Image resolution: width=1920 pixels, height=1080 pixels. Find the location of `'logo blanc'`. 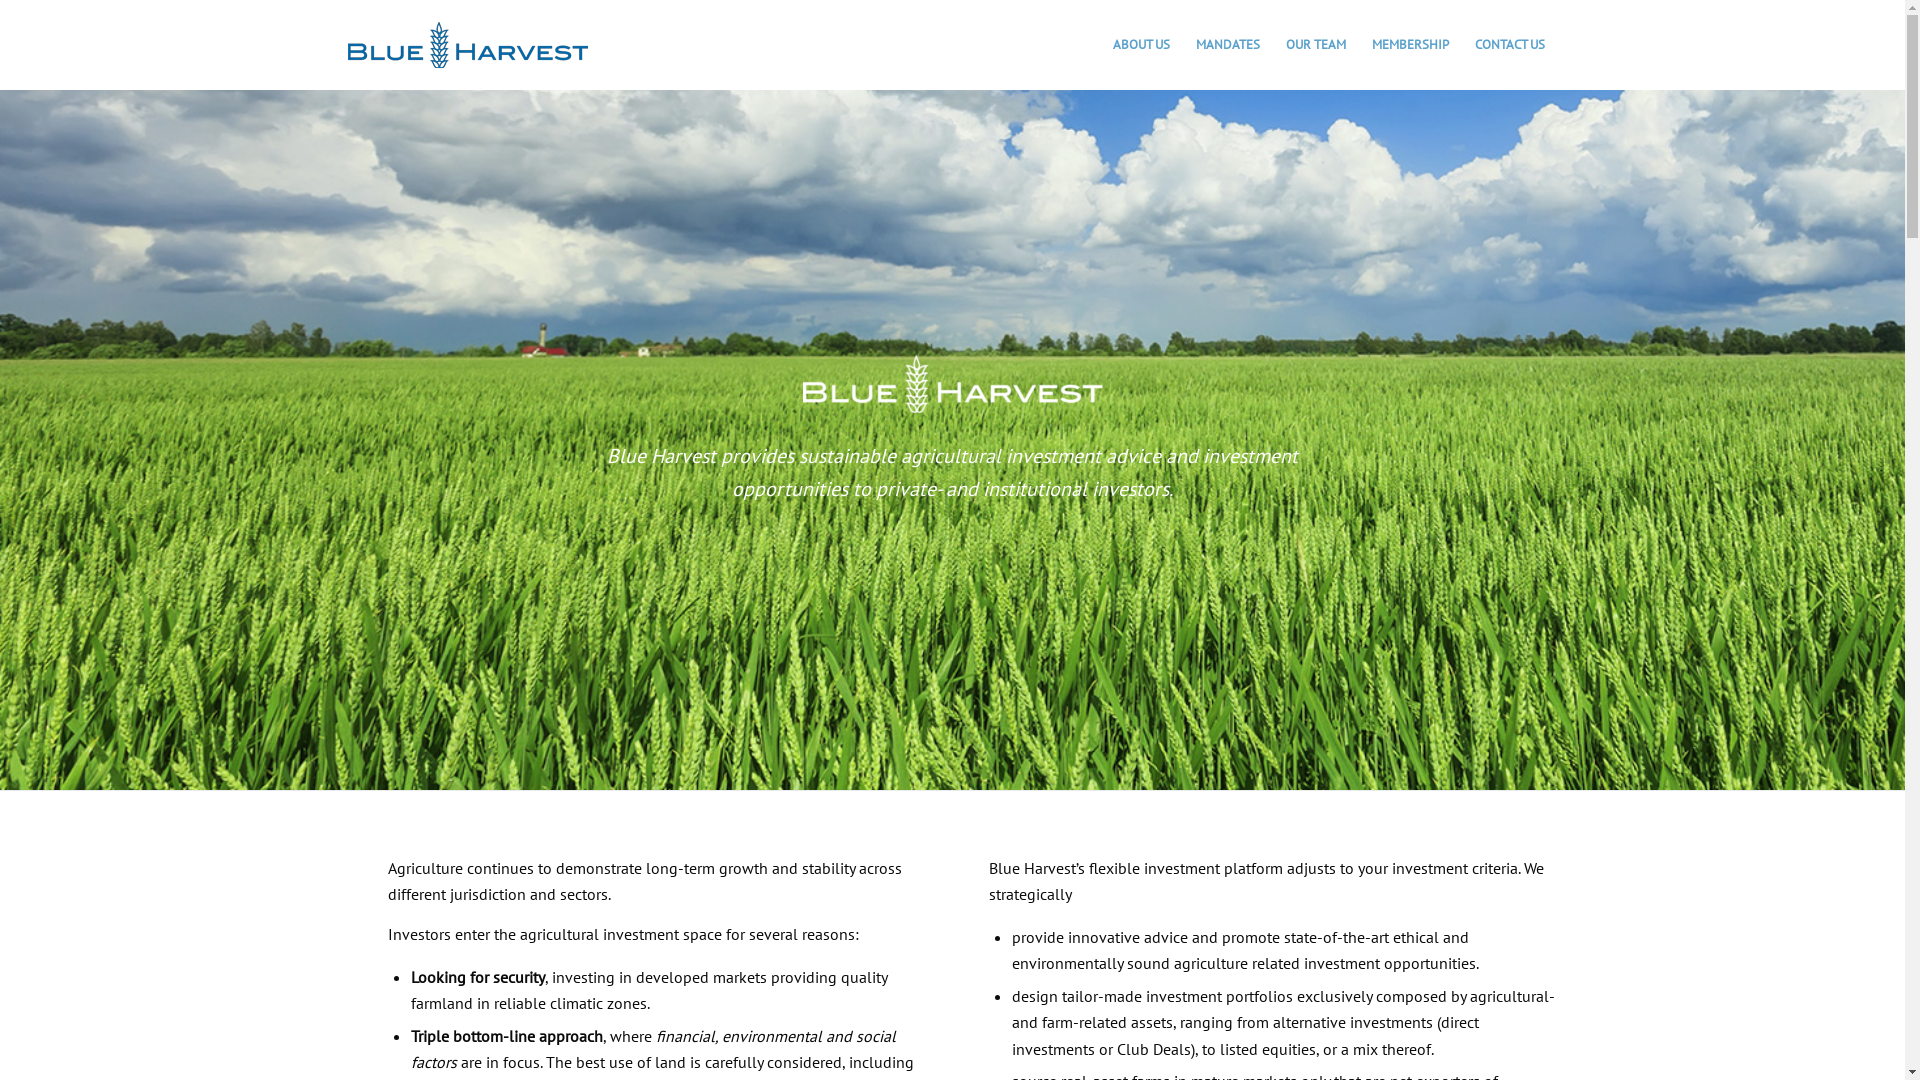

'logo blanc' is located at coordinates (801, 384).